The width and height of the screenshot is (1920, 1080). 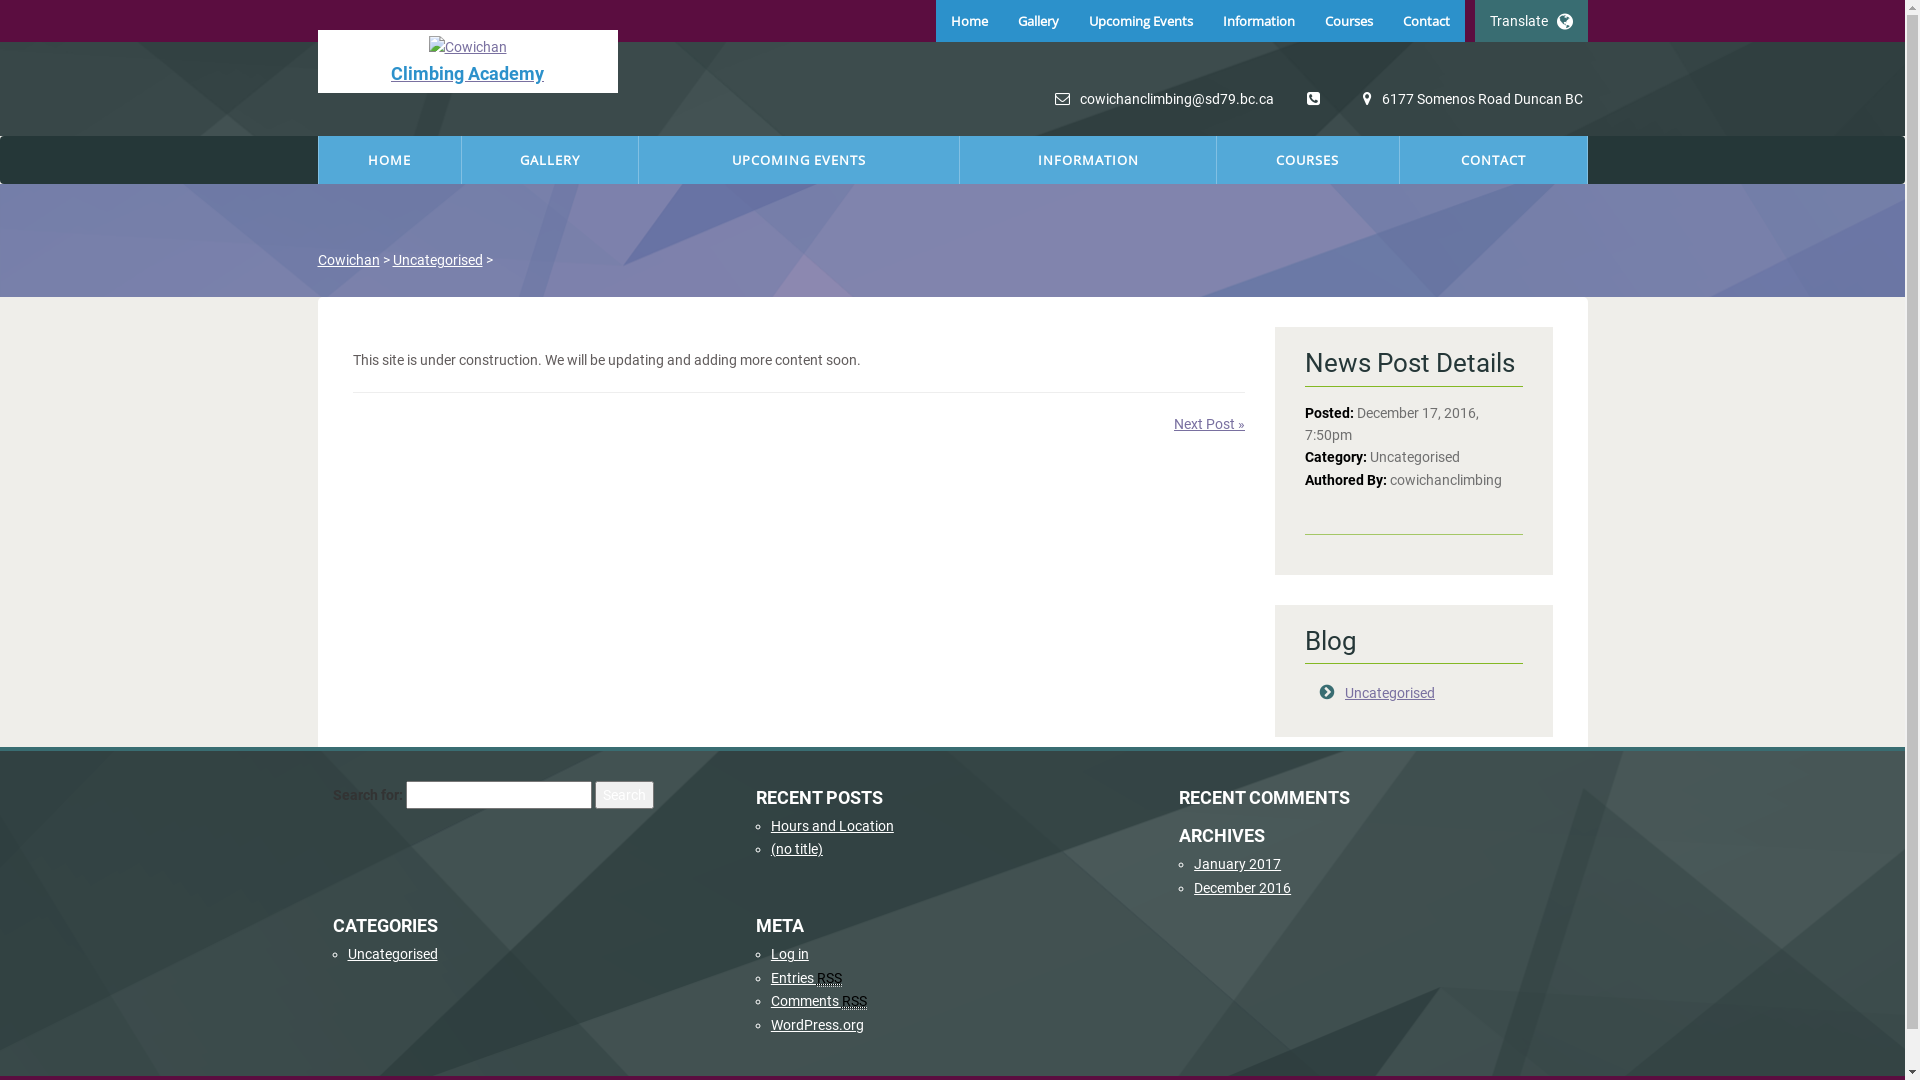 I want to click on 'Hours and Location', so click(x=832, y=825).